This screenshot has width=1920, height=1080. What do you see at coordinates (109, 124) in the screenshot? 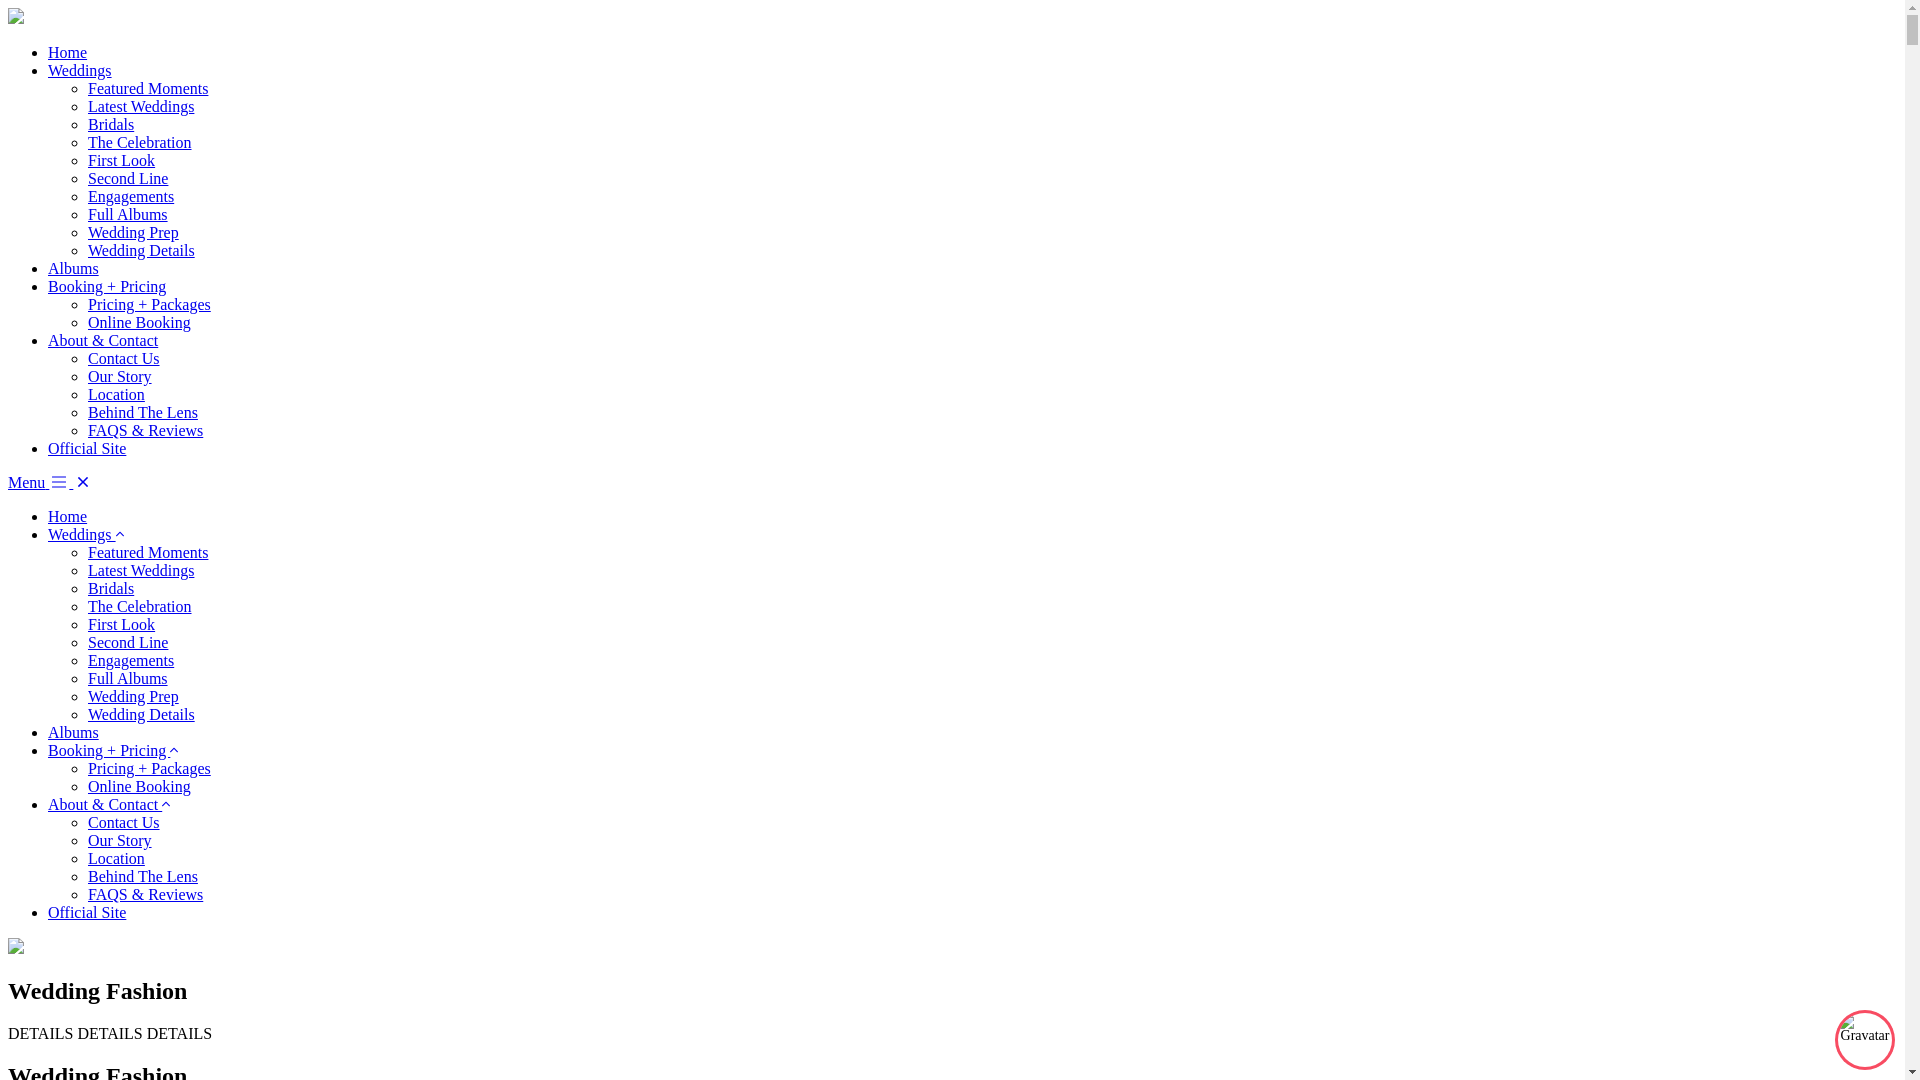
I see `'Bridals'` at bounding box center [109, 124].